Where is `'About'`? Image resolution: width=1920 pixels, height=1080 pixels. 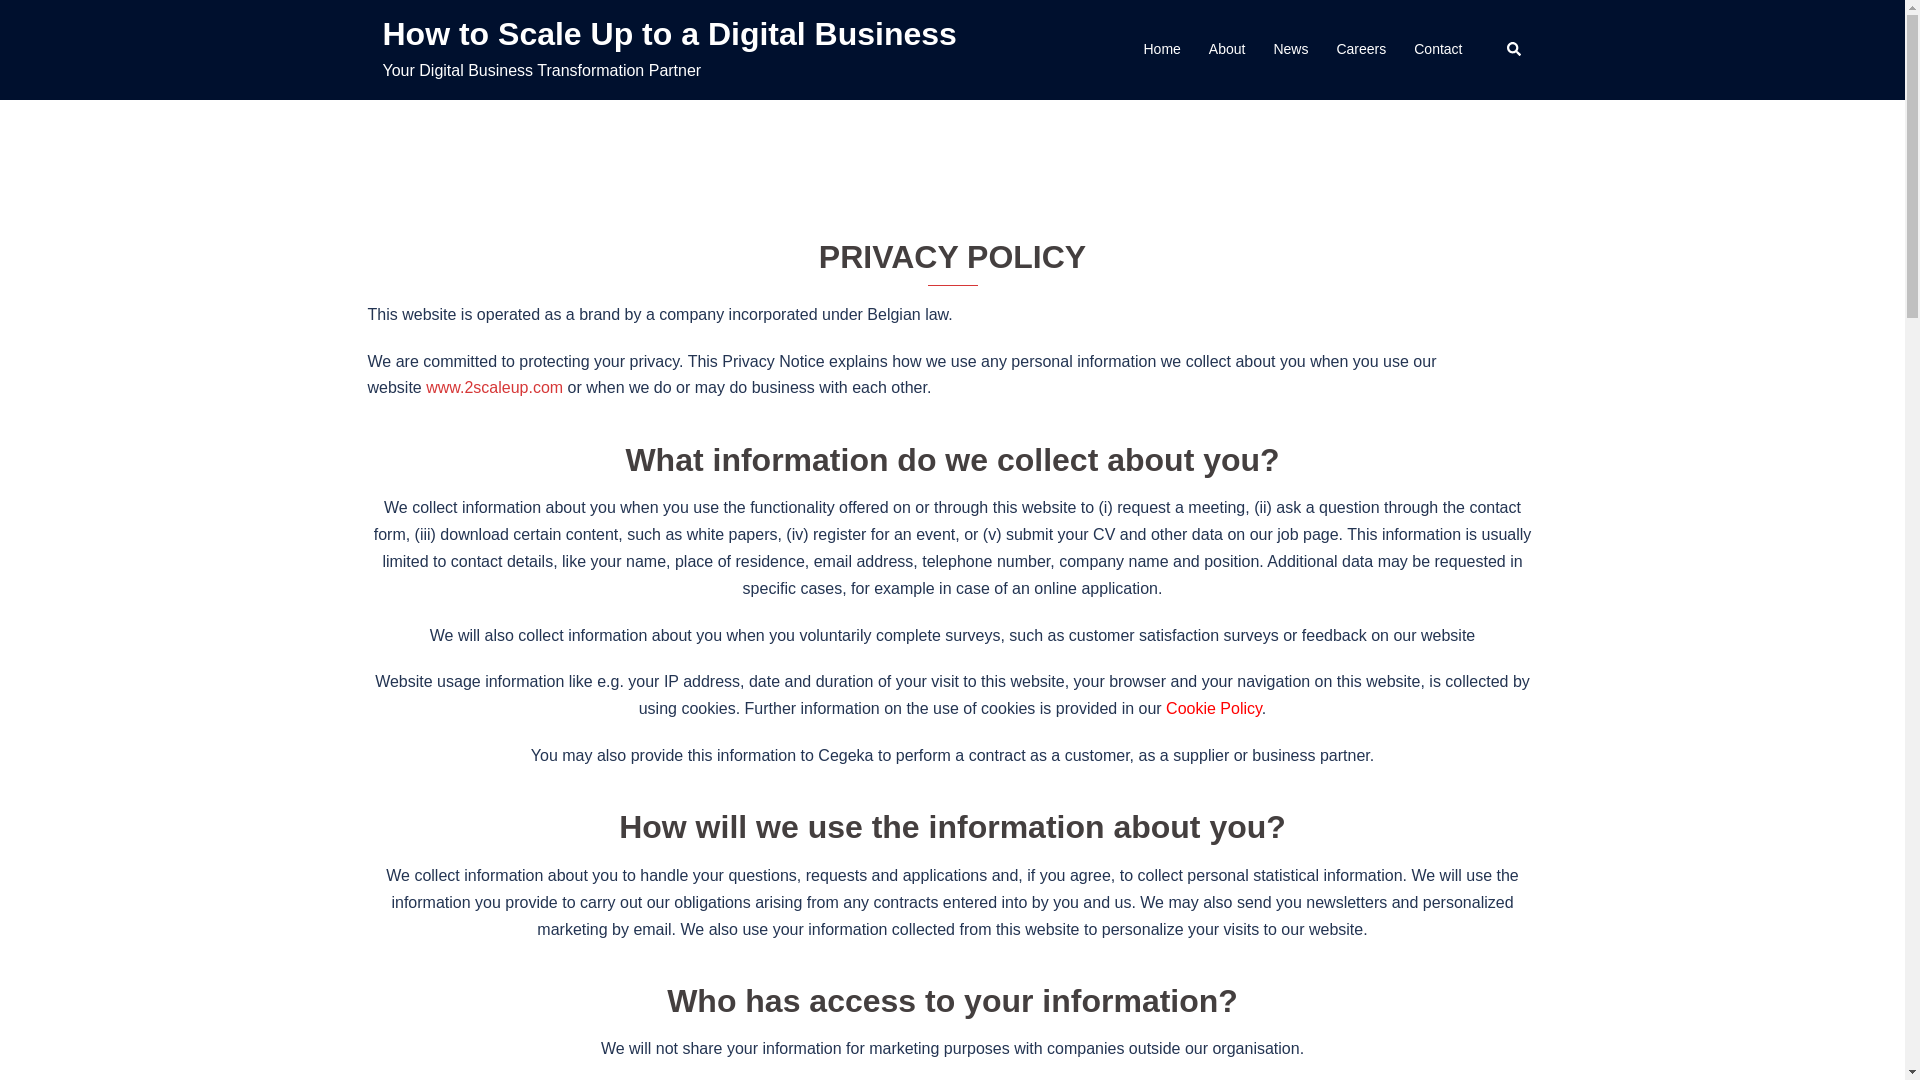
'About' is located at coordinates (1208, 49).